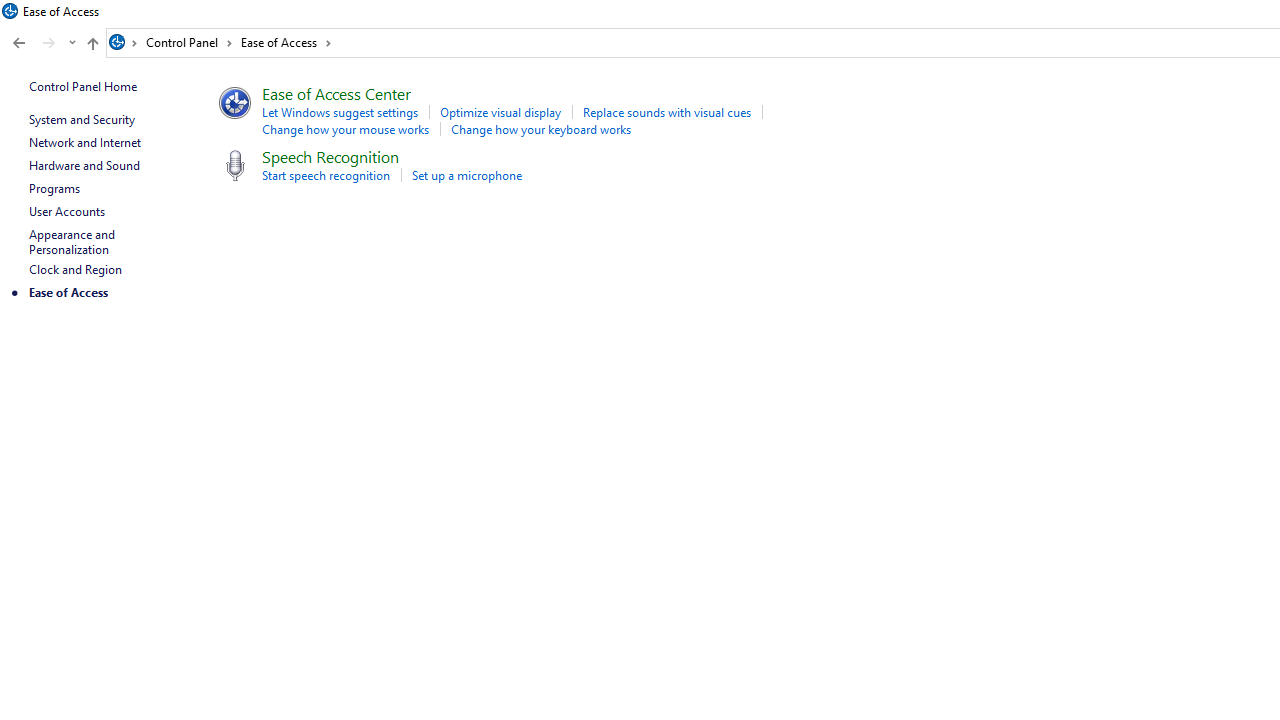 Image resolution: width=1280 pixels, height=720 pixels. I want to click on 'Start speech recognition', so click(325, 174).